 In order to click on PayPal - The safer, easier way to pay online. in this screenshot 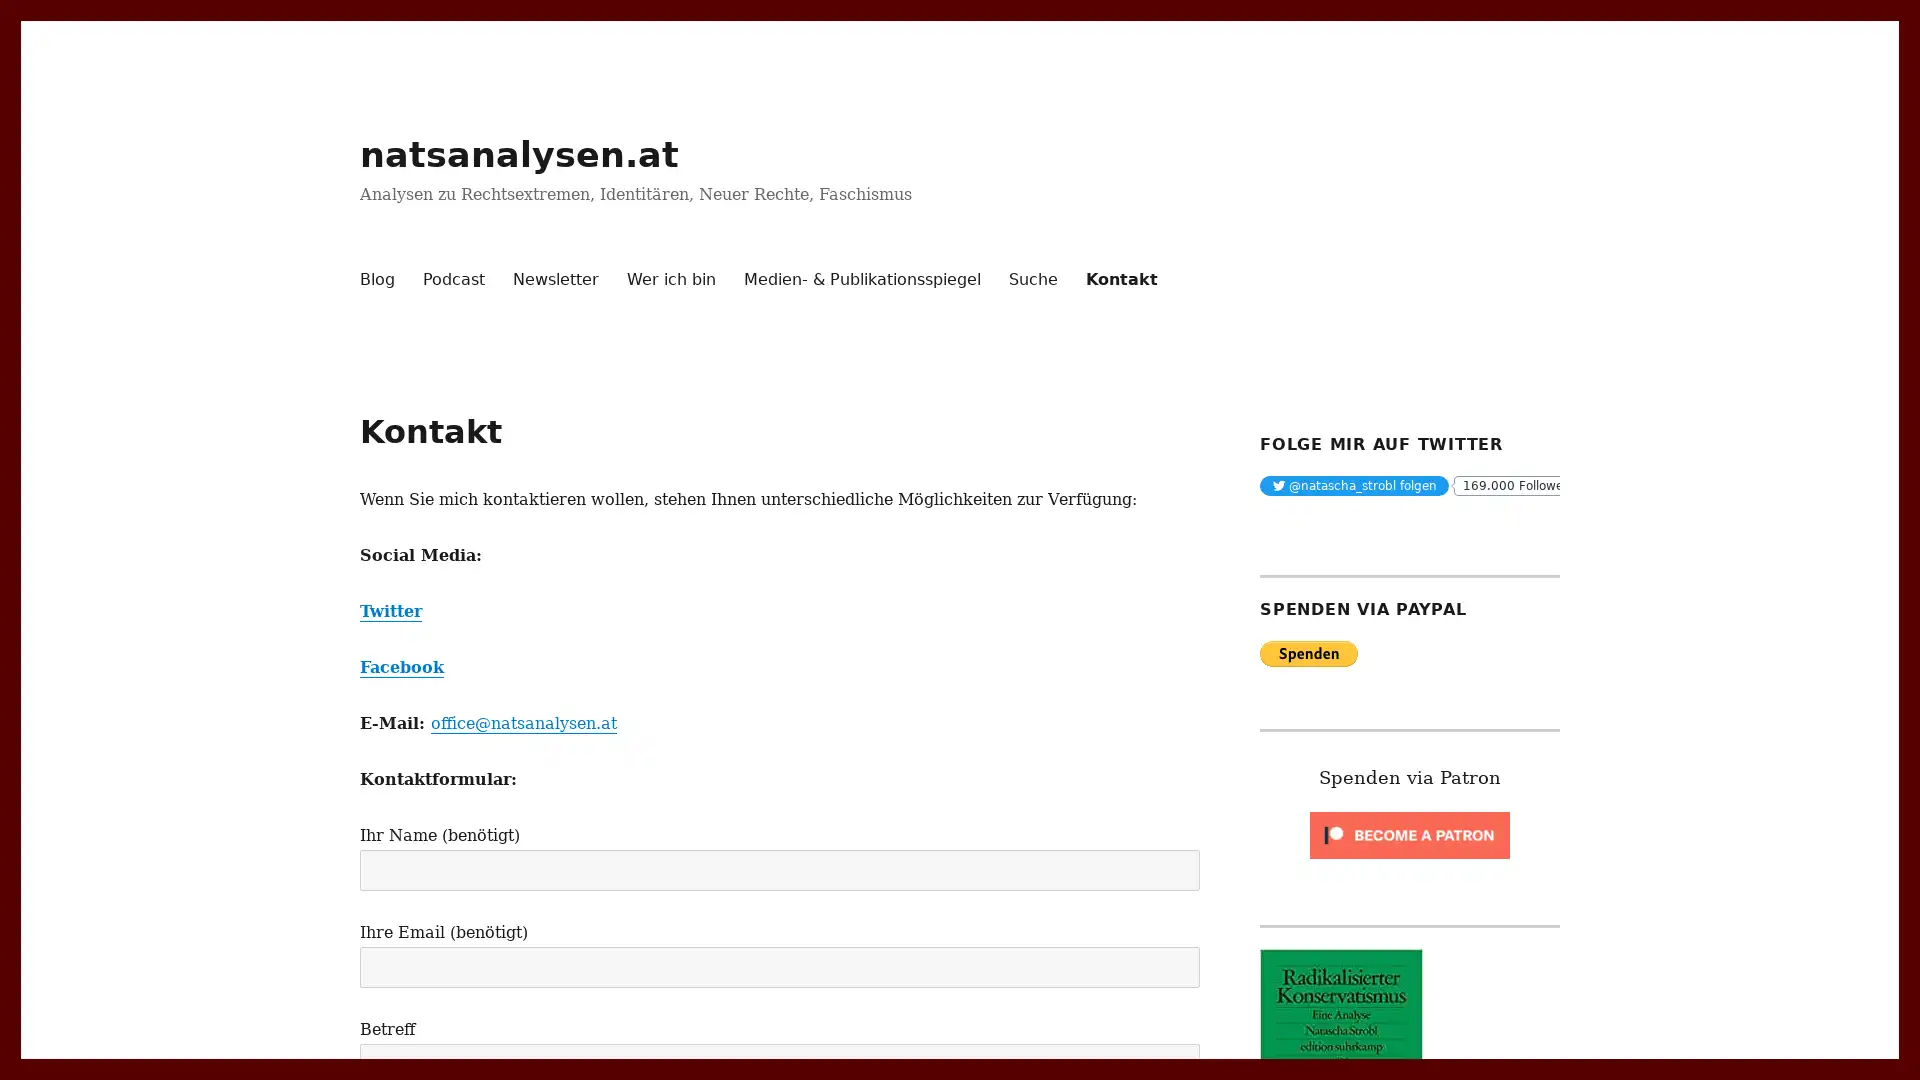, I will do `click(1309, 652)`.